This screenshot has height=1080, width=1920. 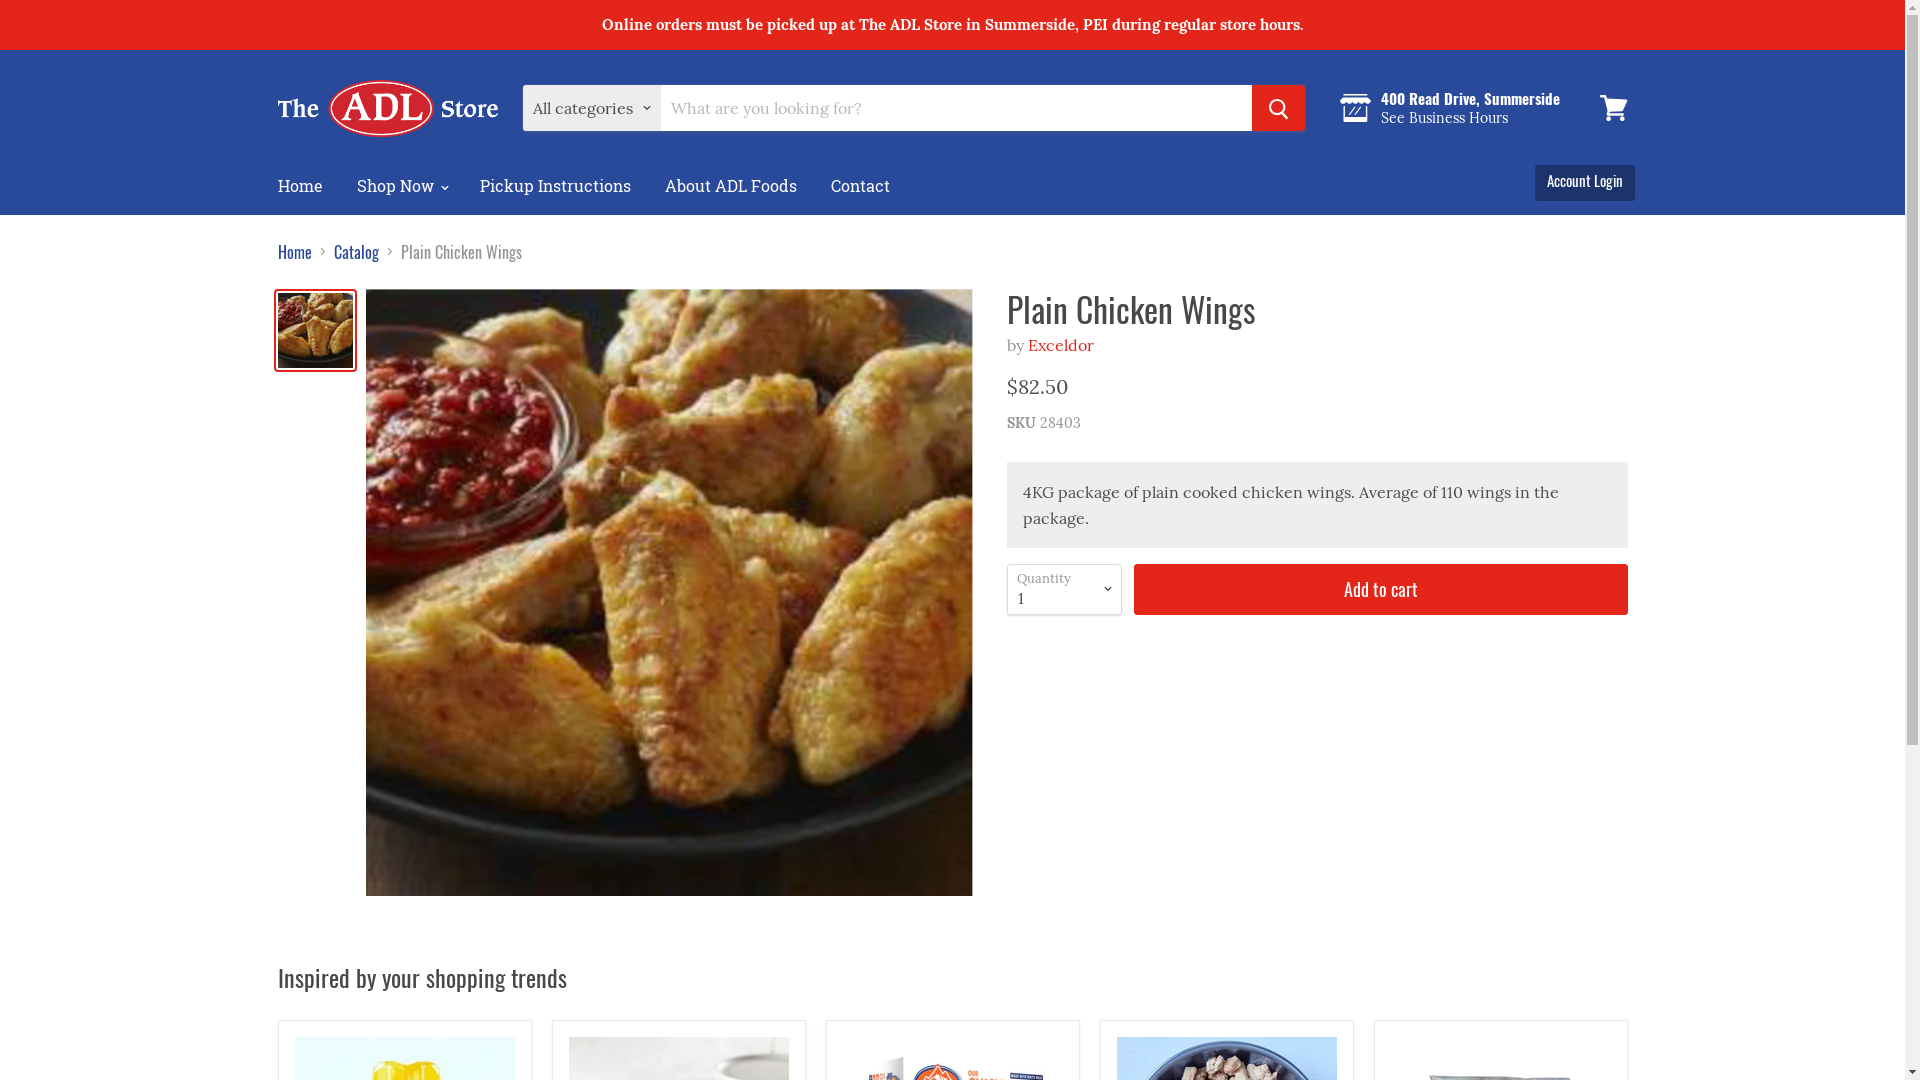 I want to click on 'View cart', so click(x=1588, y=108).